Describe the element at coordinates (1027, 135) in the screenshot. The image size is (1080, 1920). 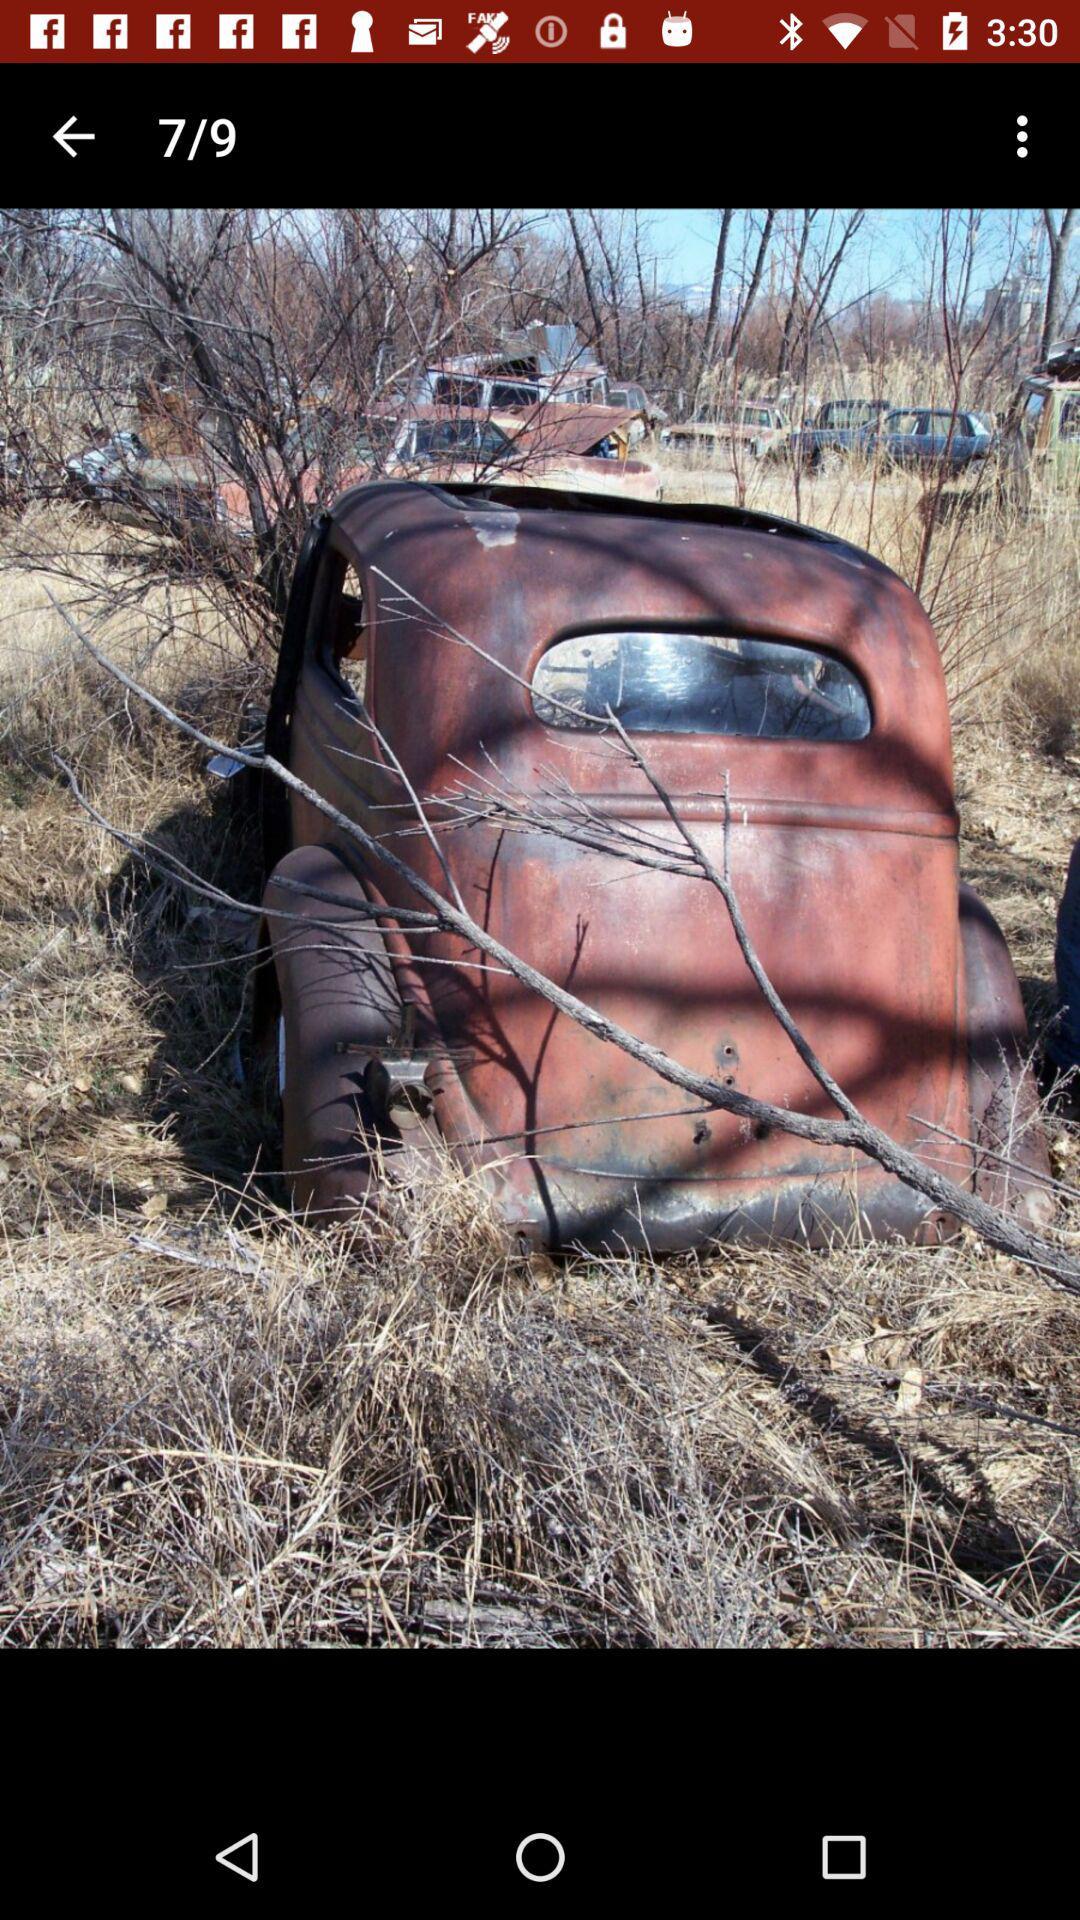
I see `icon at the top right corner` at that location.